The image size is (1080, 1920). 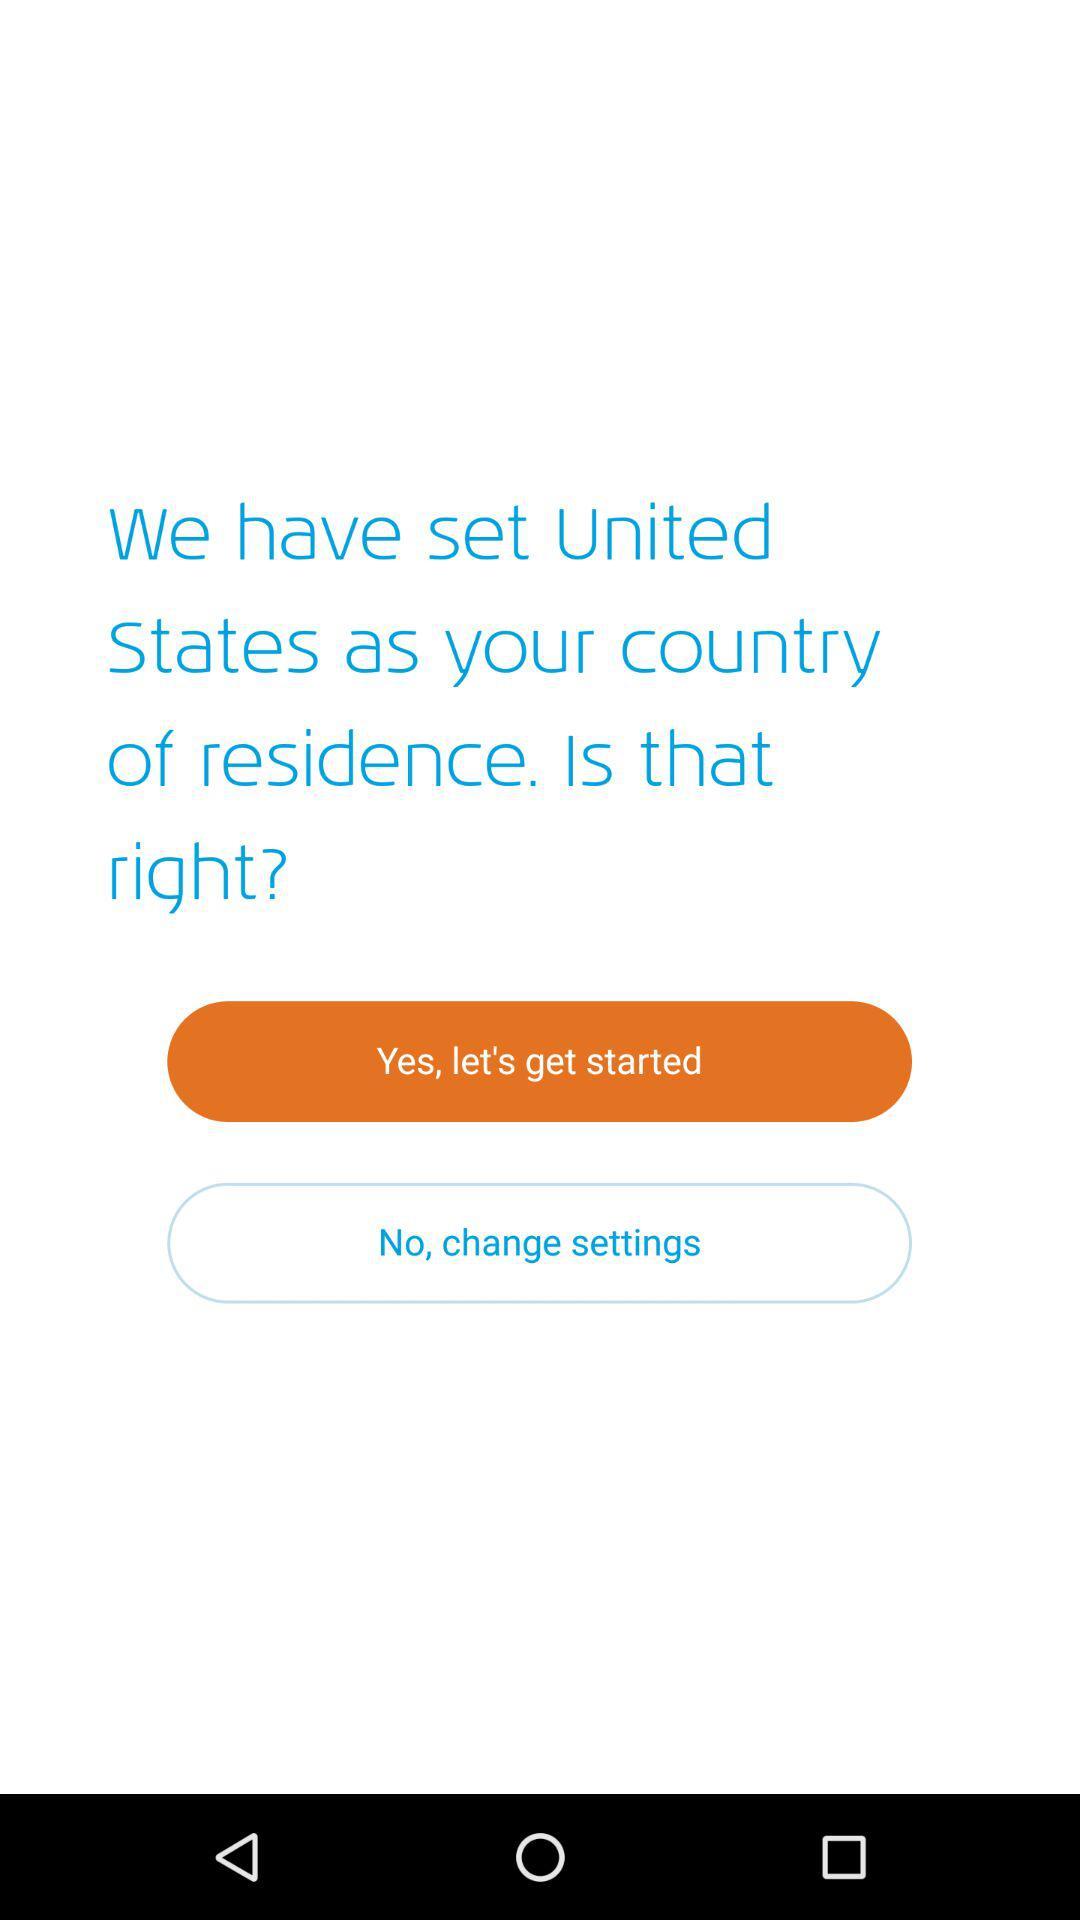 What do you see at coordinates (538, 1060) in the screenshot?
I see `the item below we have set icon` at bounding box center [538, 1060].